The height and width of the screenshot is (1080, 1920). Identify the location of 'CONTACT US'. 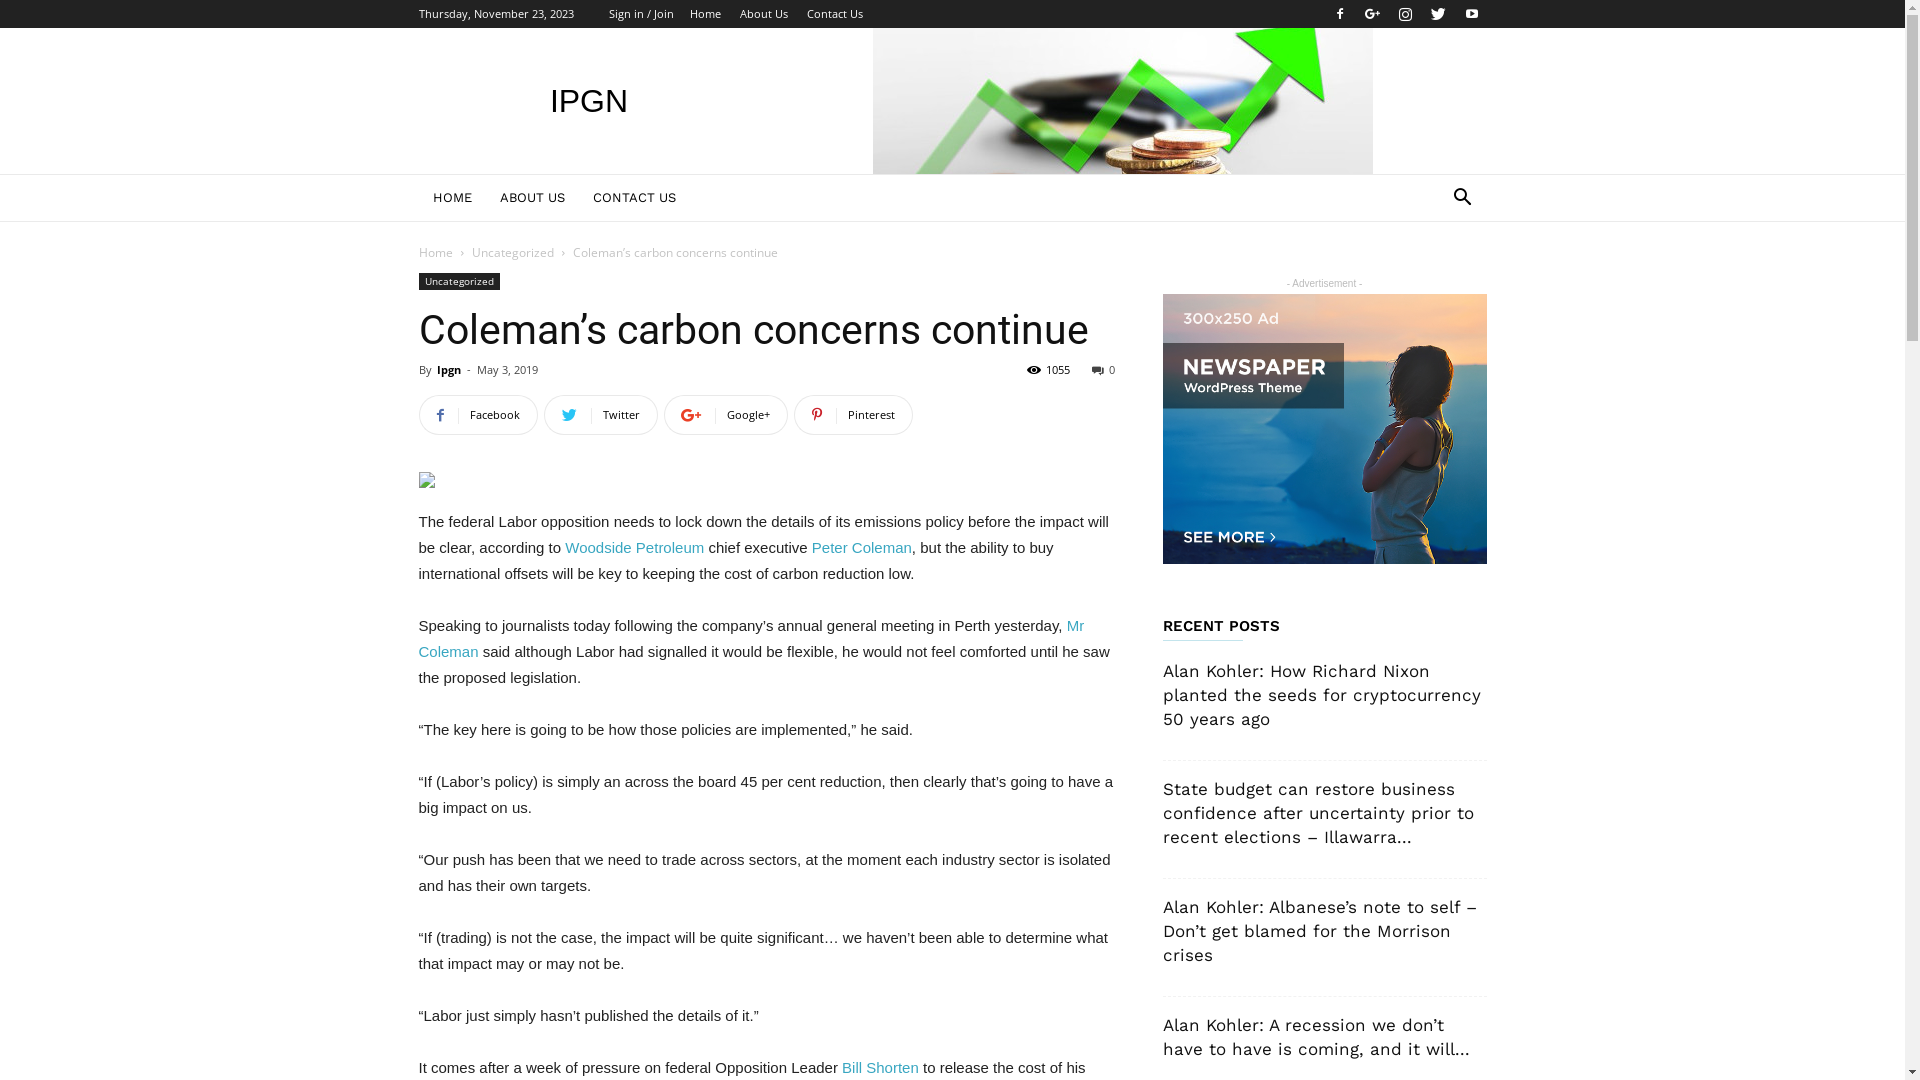
(632, 197).